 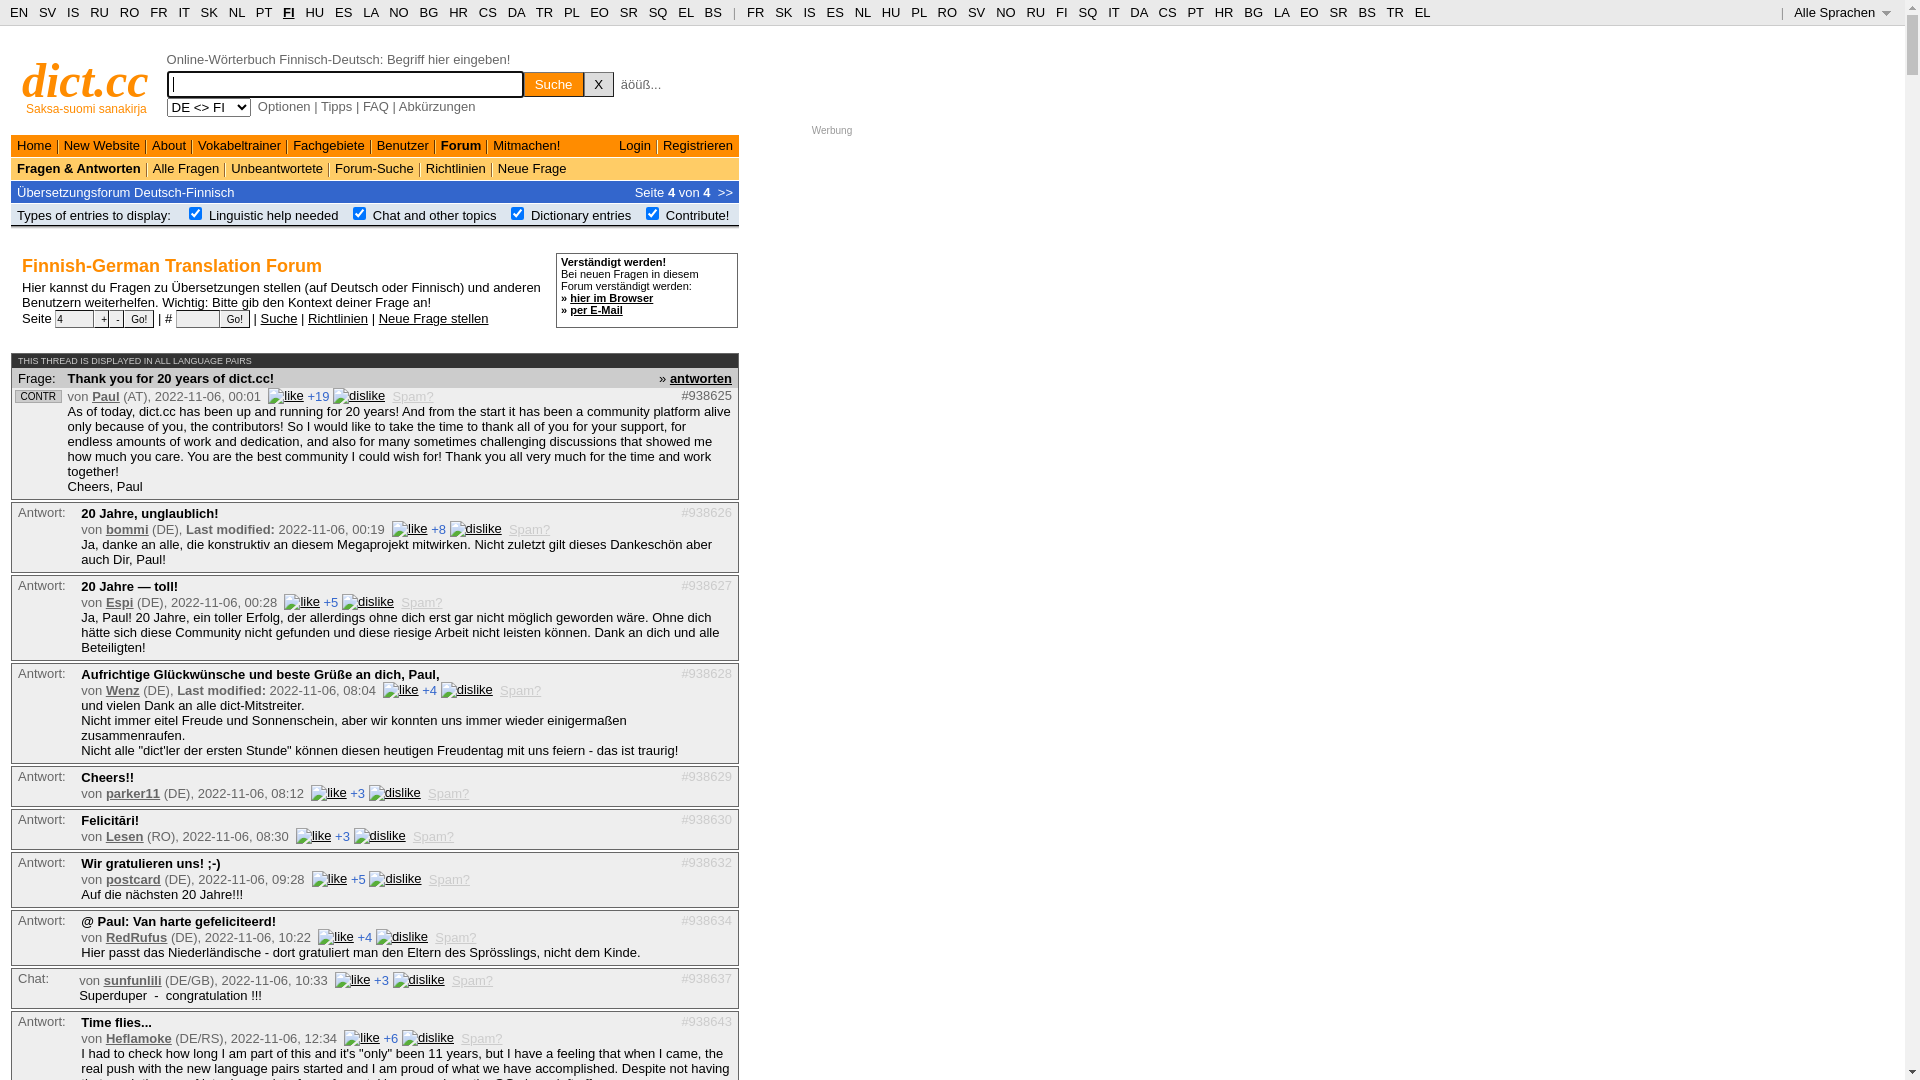 I want to click on 'NL', so click(x=863, y=12).